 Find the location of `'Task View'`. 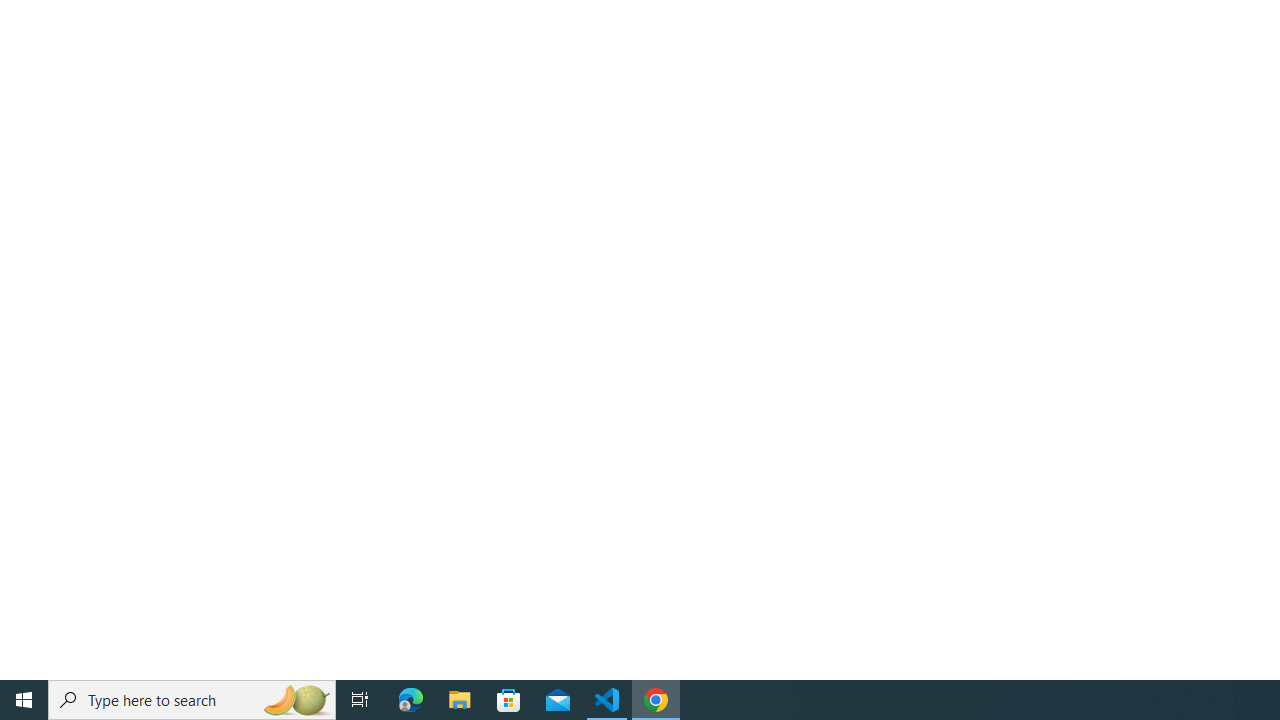

'Task View' is located at coordinates (359, 698).